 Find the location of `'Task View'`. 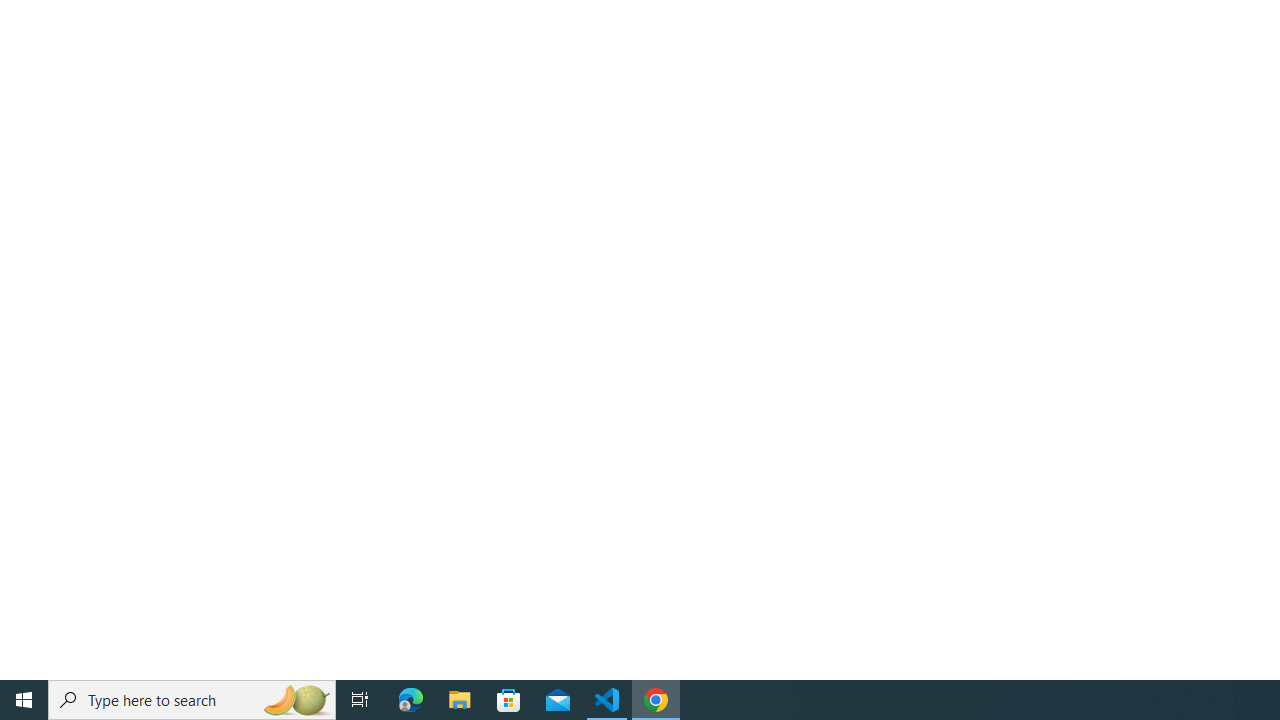

'Task View' is located at coordinates (359, 698).